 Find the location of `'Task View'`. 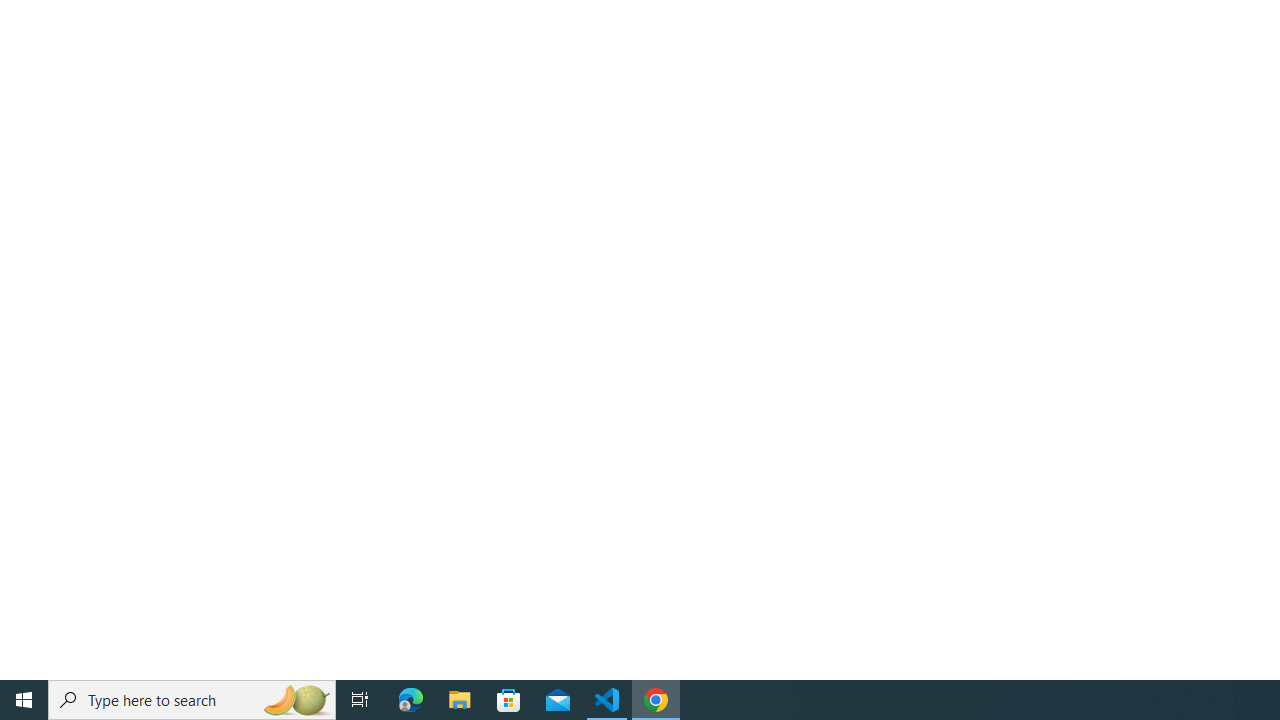

'Task View' is located at coordinates (359, 698).